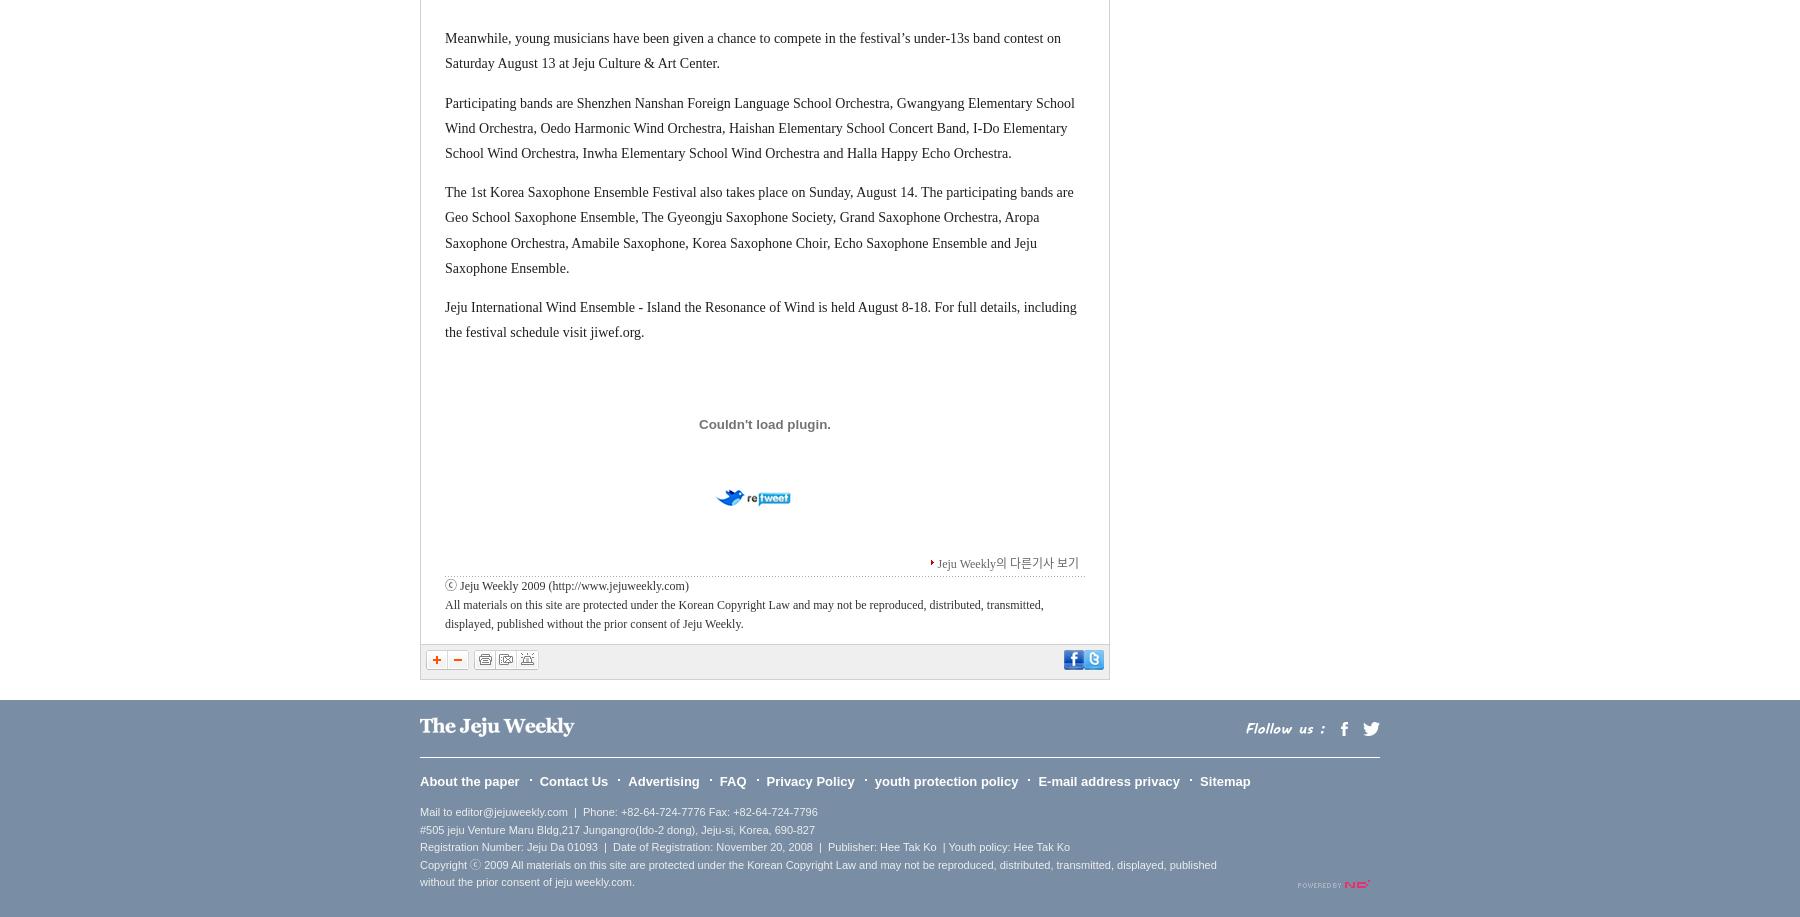  Describe the element at coordinates (628, 779) in the screenshot. I see `'Advertising'` at that location.